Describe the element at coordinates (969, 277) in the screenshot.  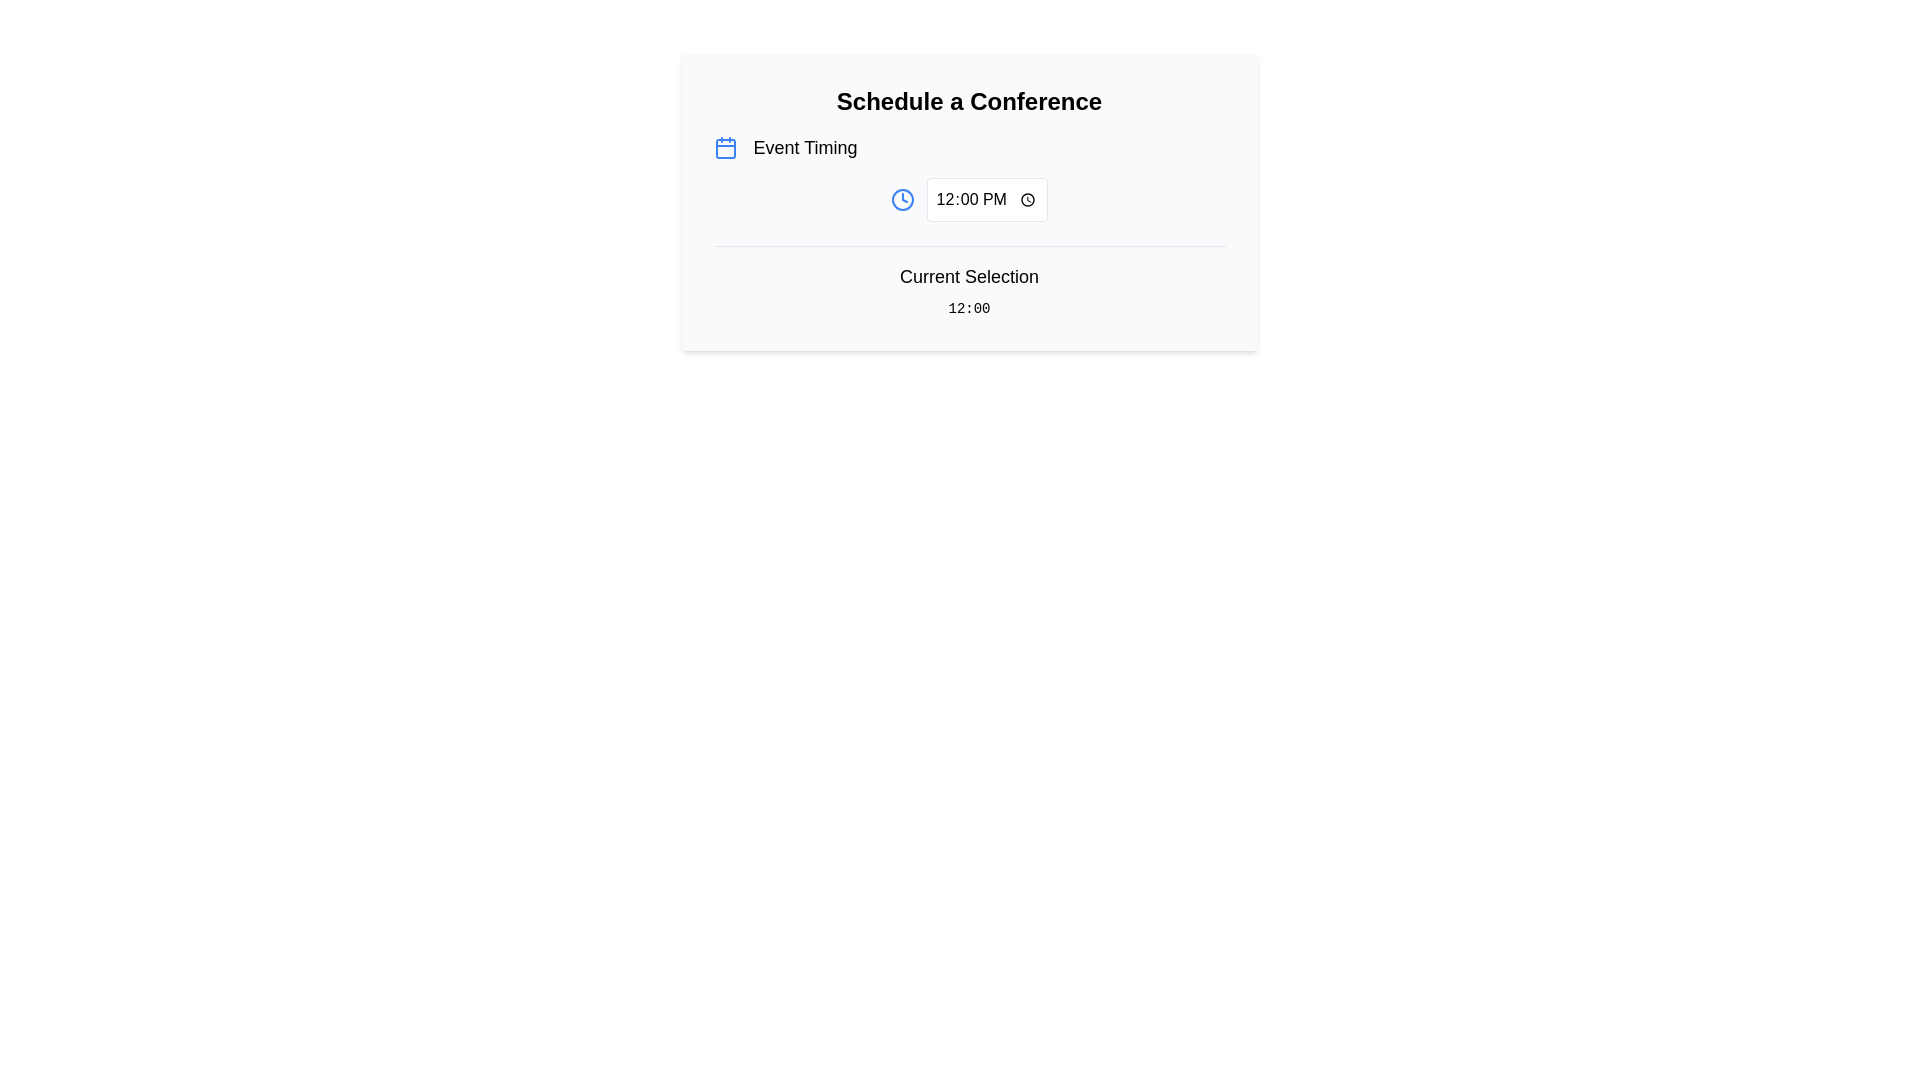
I see `the Text label that indicates the current option or state of the selection process, located under the 'Schedule a Conference' section, above the text '12:00'` at that location.